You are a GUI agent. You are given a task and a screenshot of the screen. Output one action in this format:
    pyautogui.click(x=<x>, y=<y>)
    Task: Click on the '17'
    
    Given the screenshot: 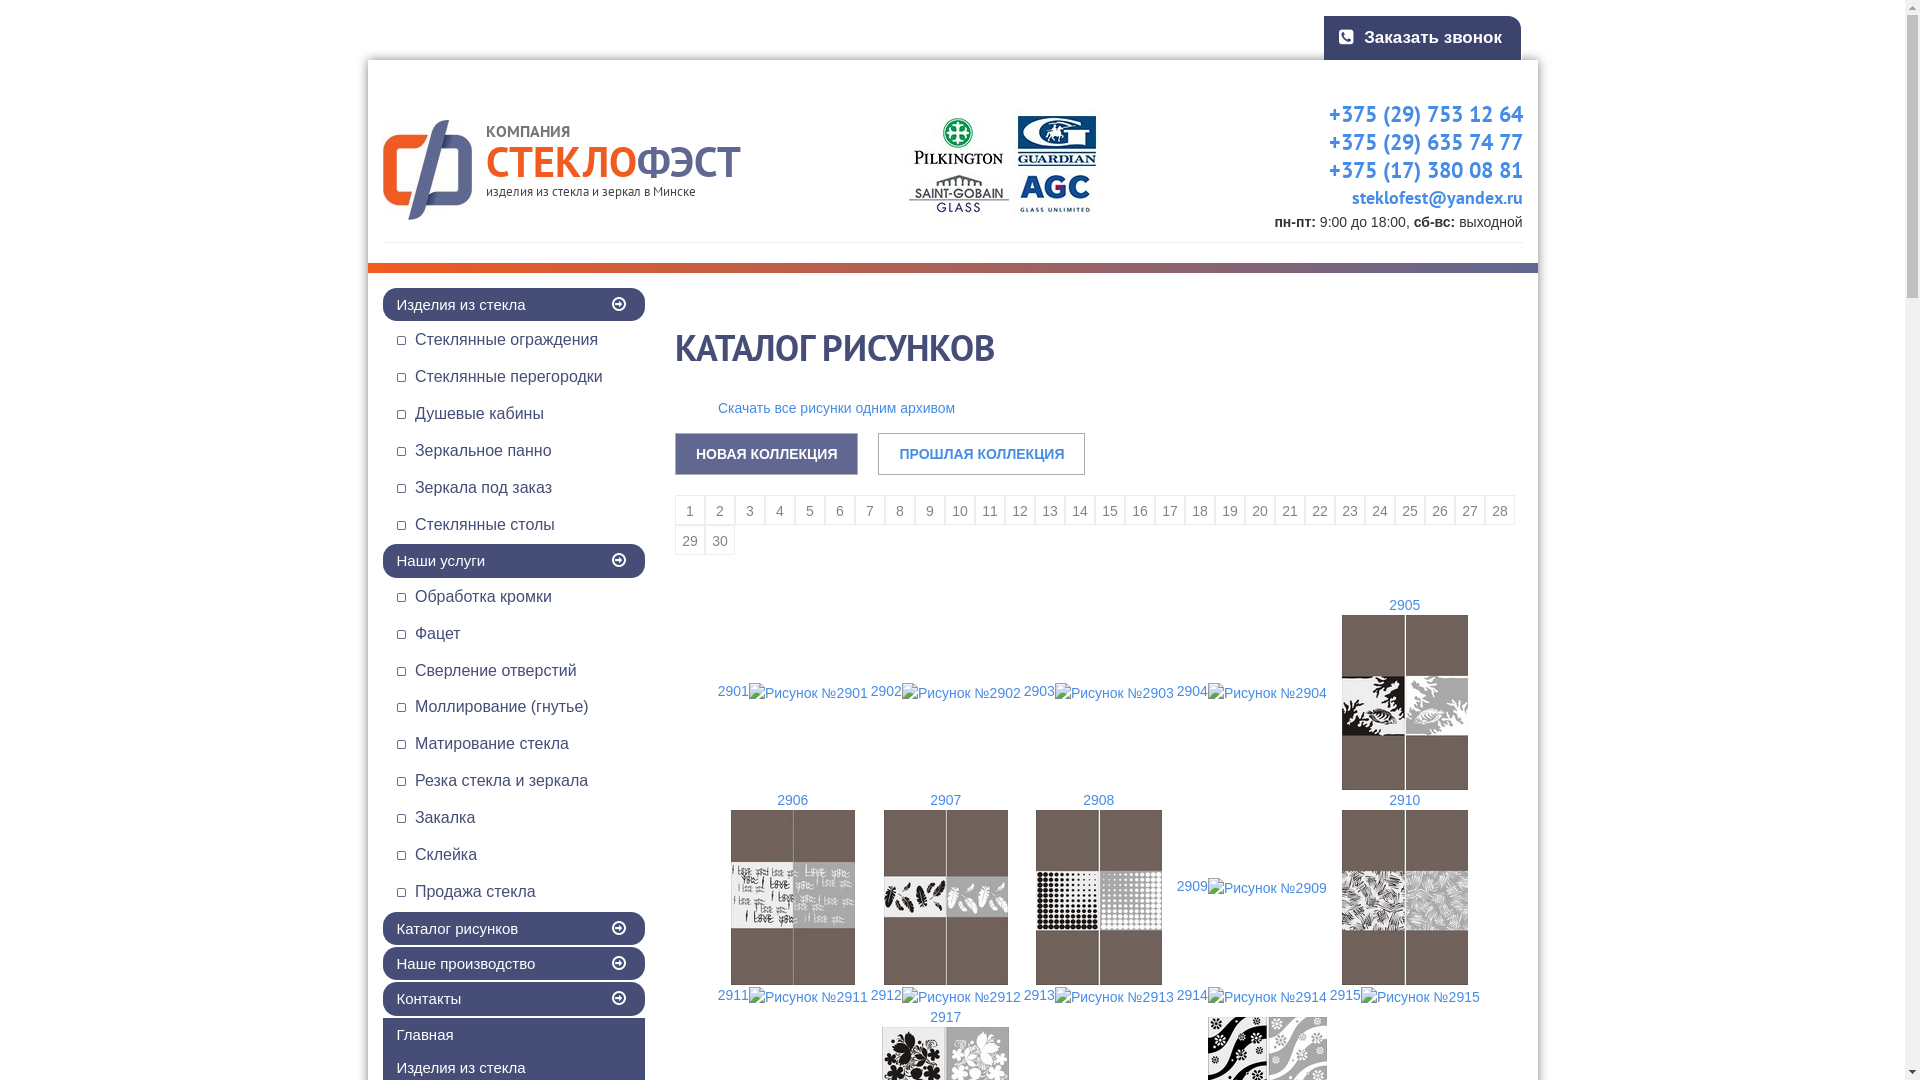 What is the action you would take?
    pyautogui.click(x=1170, y=508)
    